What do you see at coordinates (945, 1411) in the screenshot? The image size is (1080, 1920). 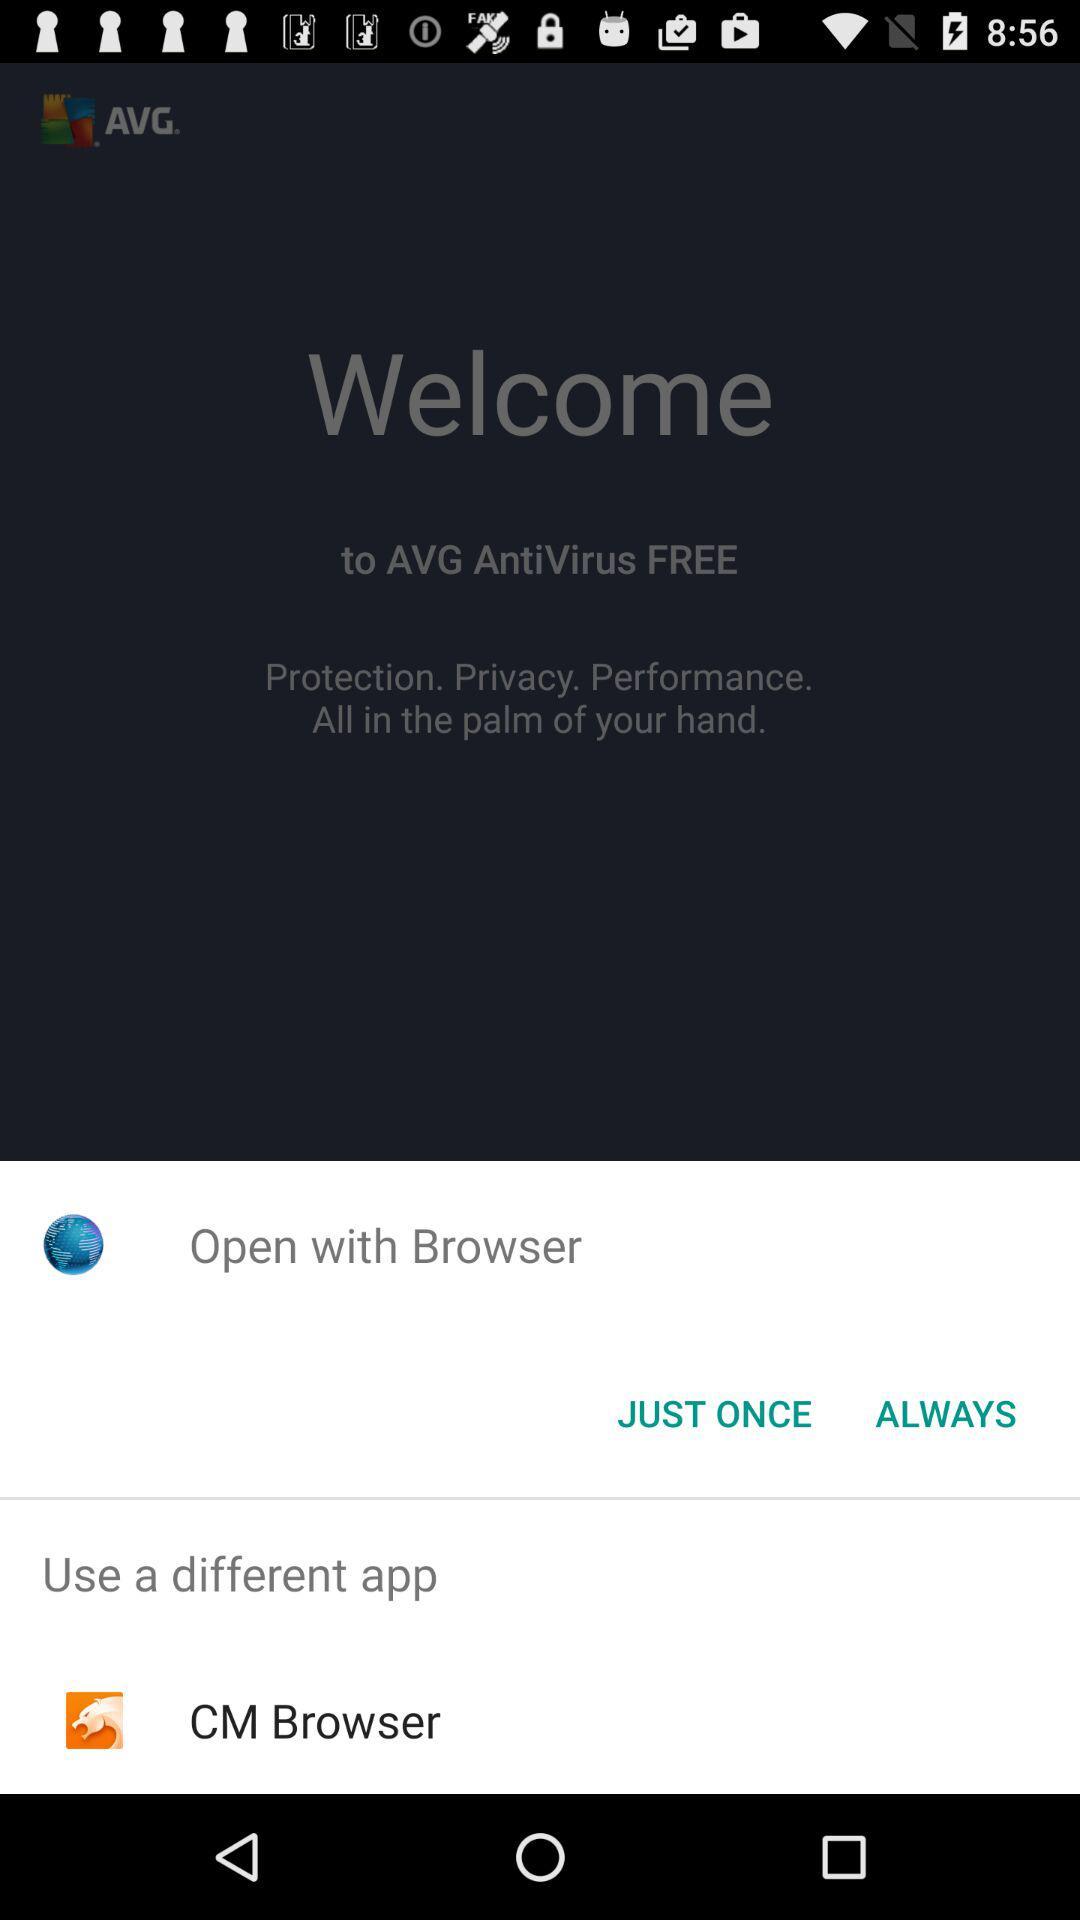 I see `the item below open with browser app` at bounding box center [945, 1411].